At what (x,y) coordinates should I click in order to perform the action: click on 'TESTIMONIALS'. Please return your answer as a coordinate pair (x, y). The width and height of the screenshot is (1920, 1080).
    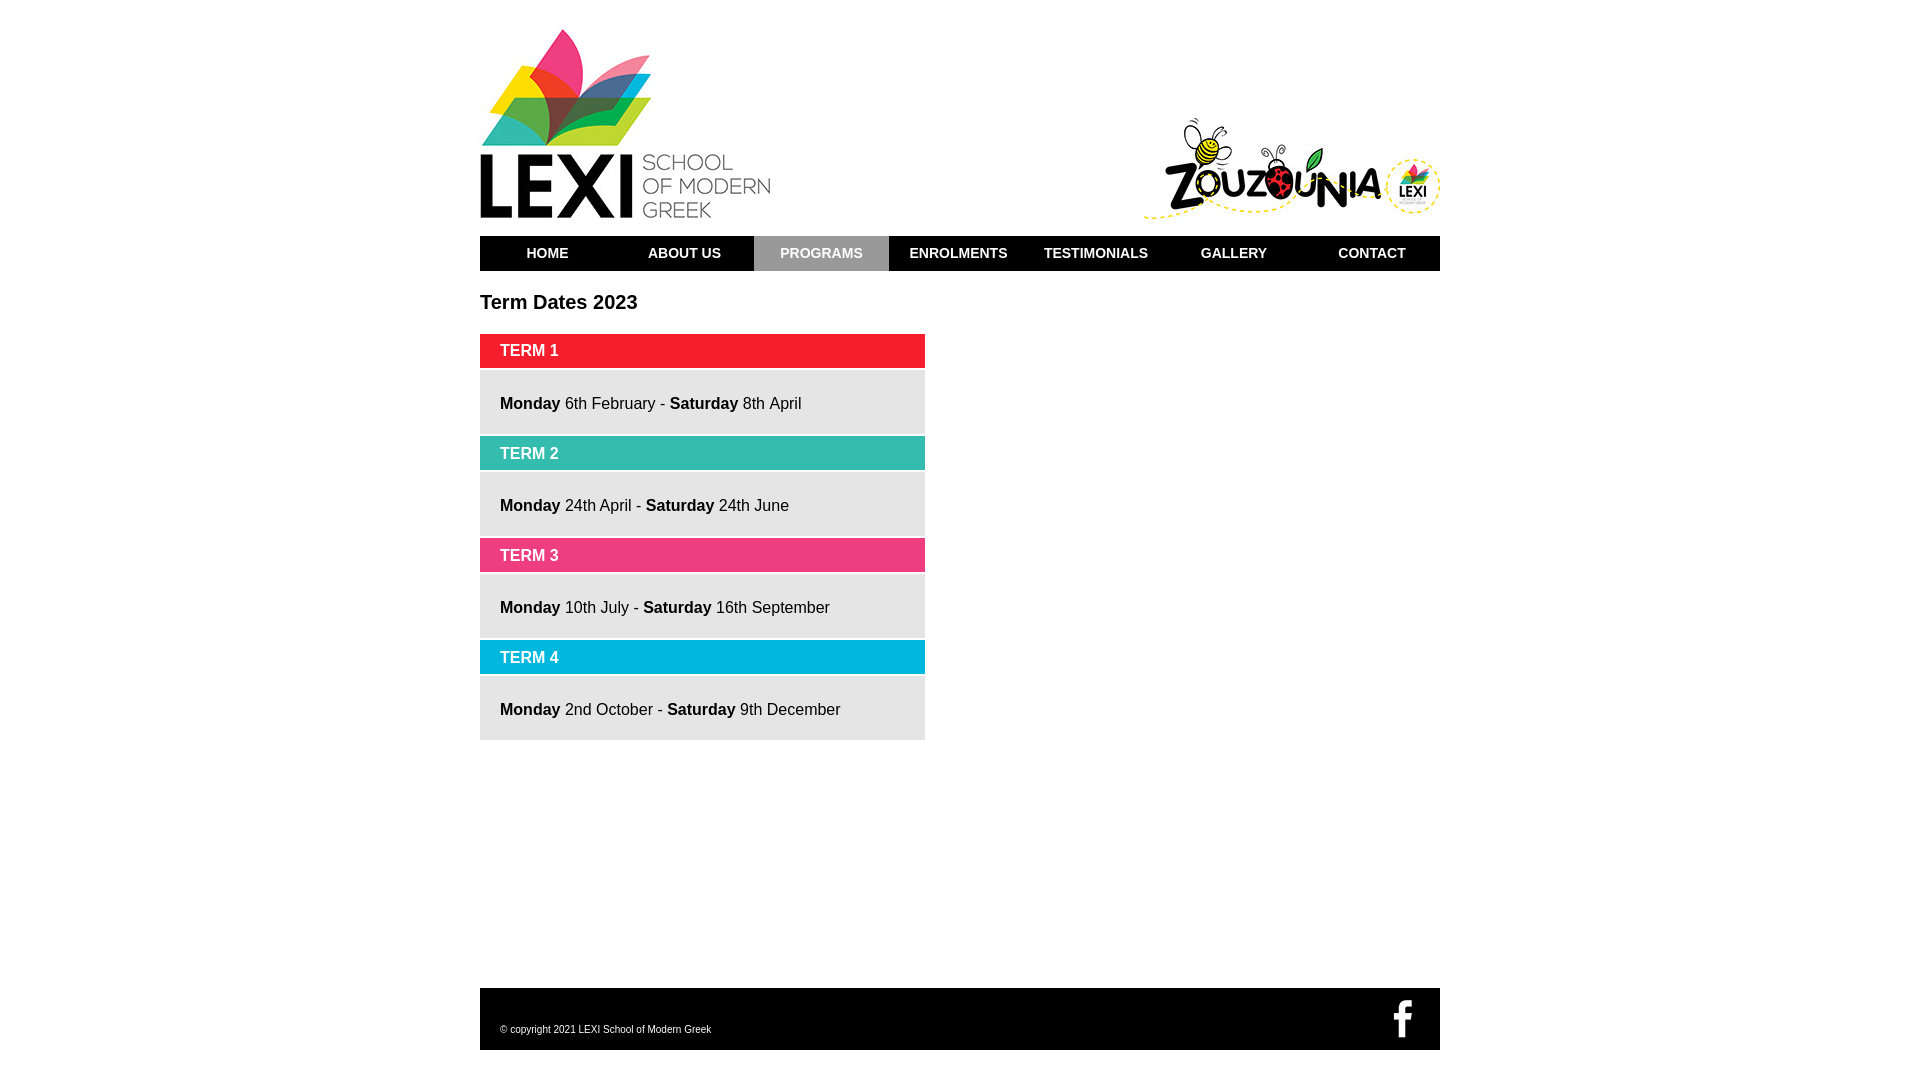
    Looking at the image, I should click on (1094, 252).